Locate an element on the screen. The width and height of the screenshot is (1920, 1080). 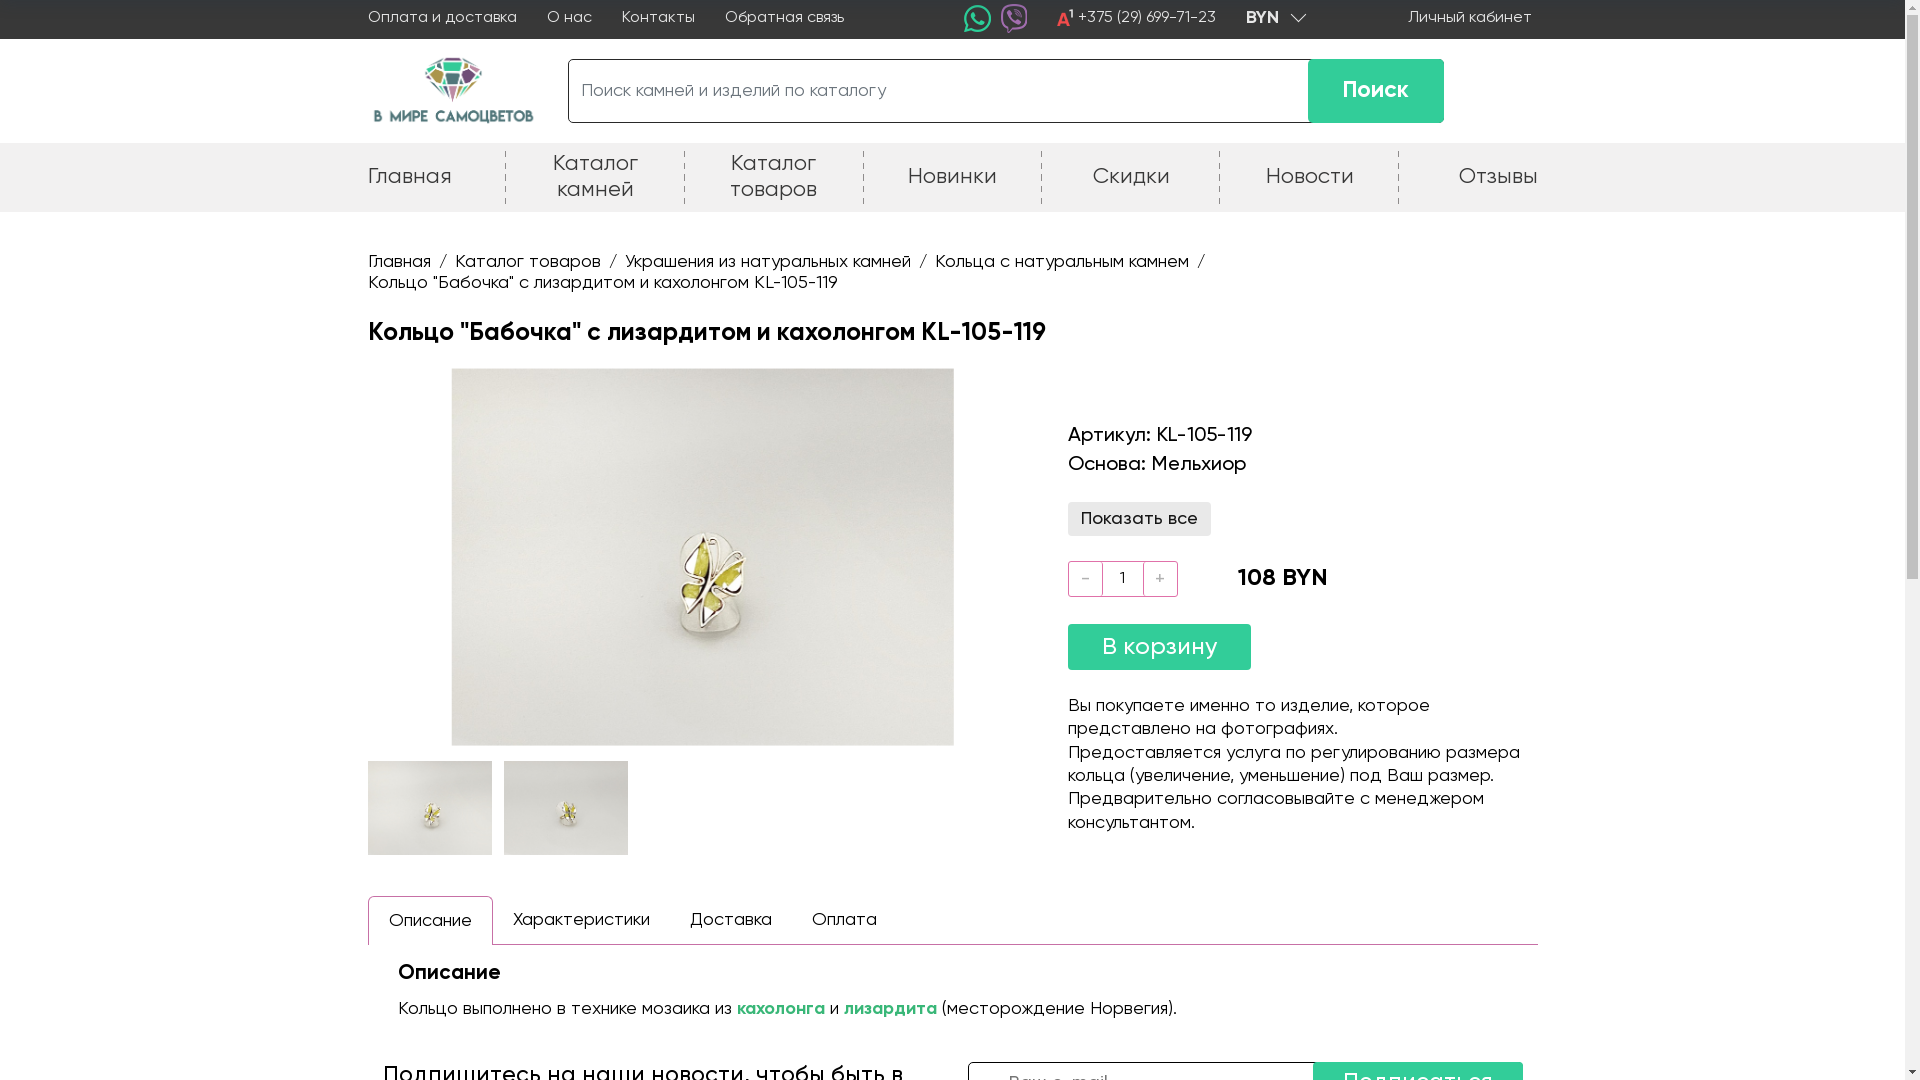
'+375 (29) 699-71-23' is located at coordinates (1147, 18).